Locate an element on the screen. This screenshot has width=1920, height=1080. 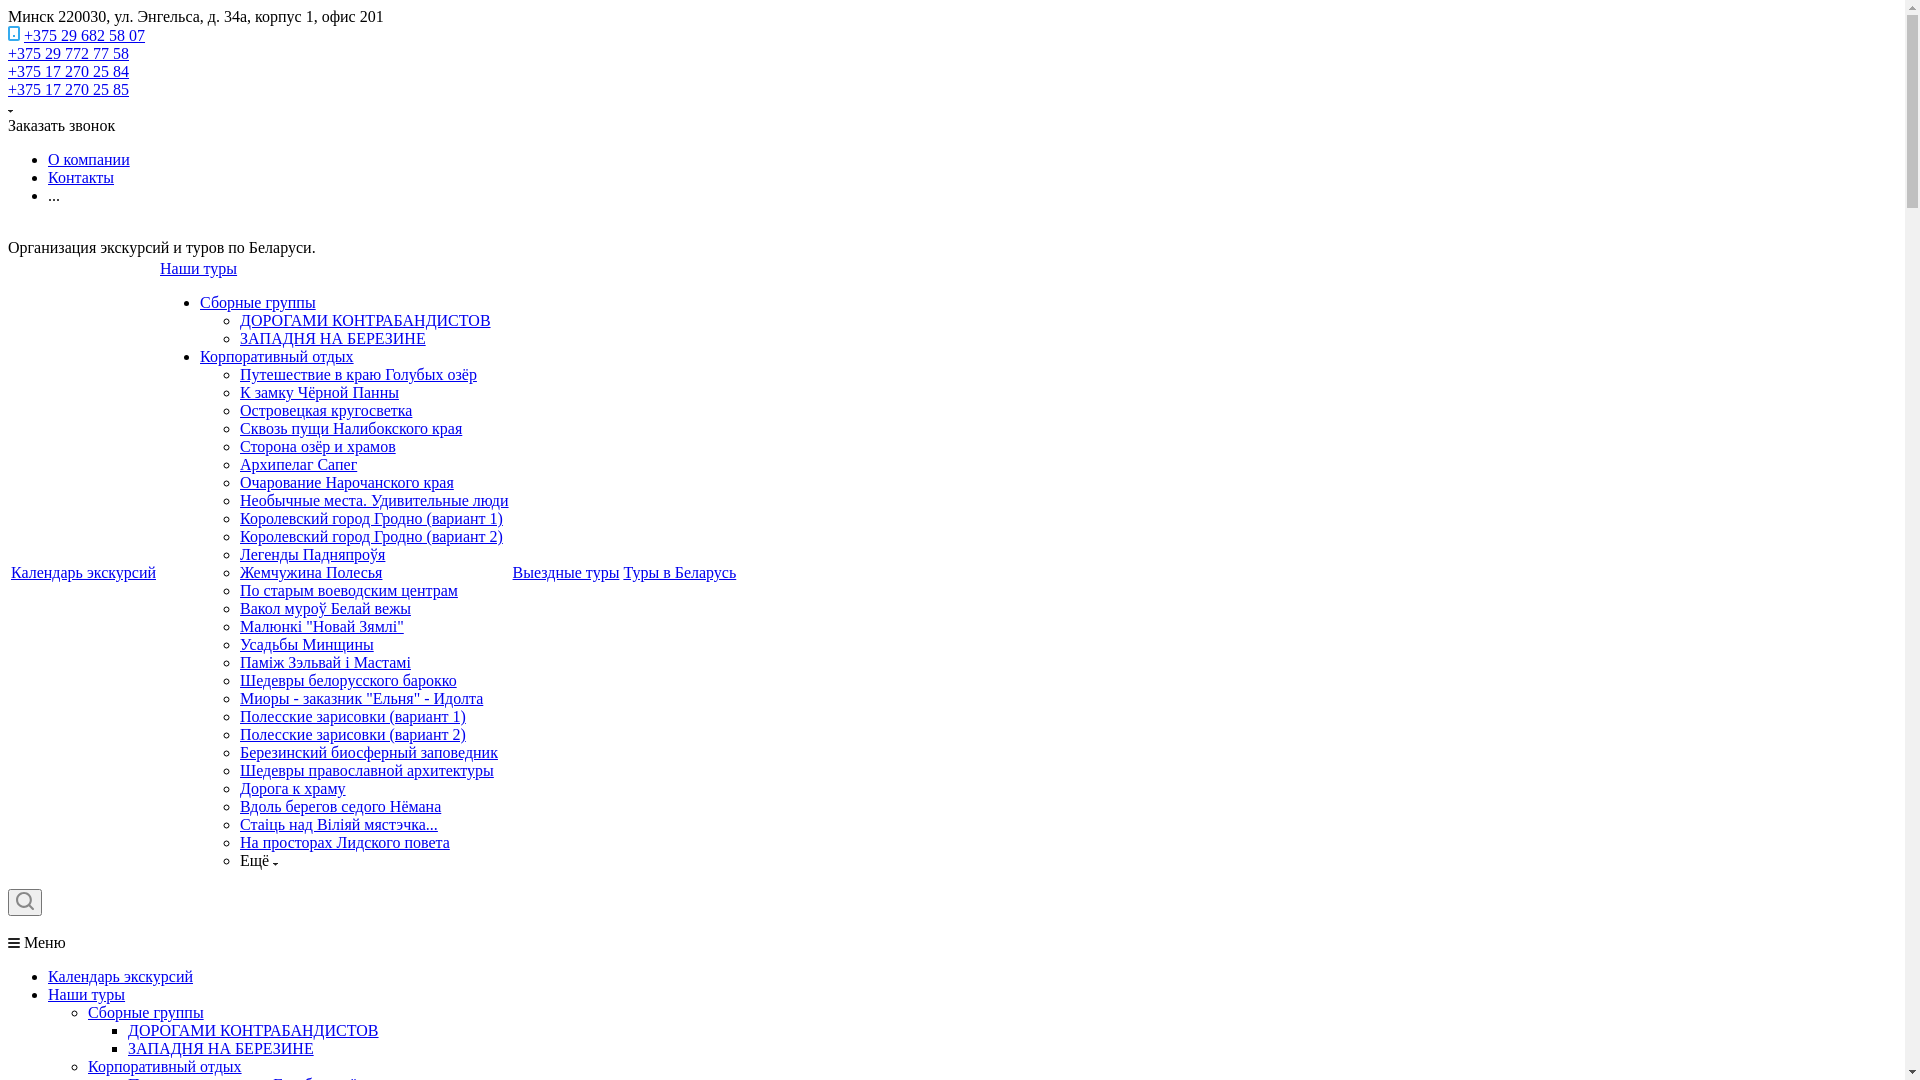
'+375 17 270 25 84' is located at coordinates (8, 70).